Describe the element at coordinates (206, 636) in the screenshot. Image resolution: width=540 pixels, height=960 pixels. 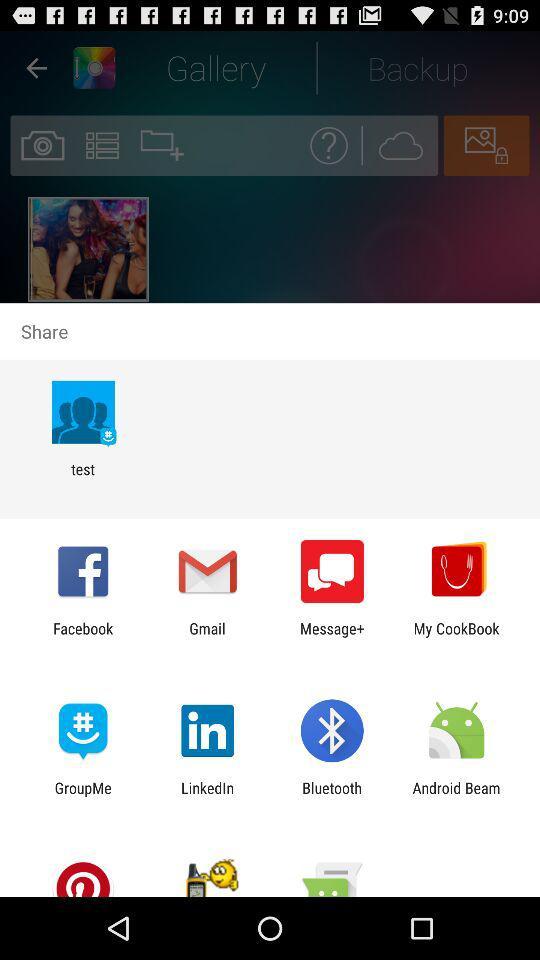
I see `app to the right of facebook icon` at that location.